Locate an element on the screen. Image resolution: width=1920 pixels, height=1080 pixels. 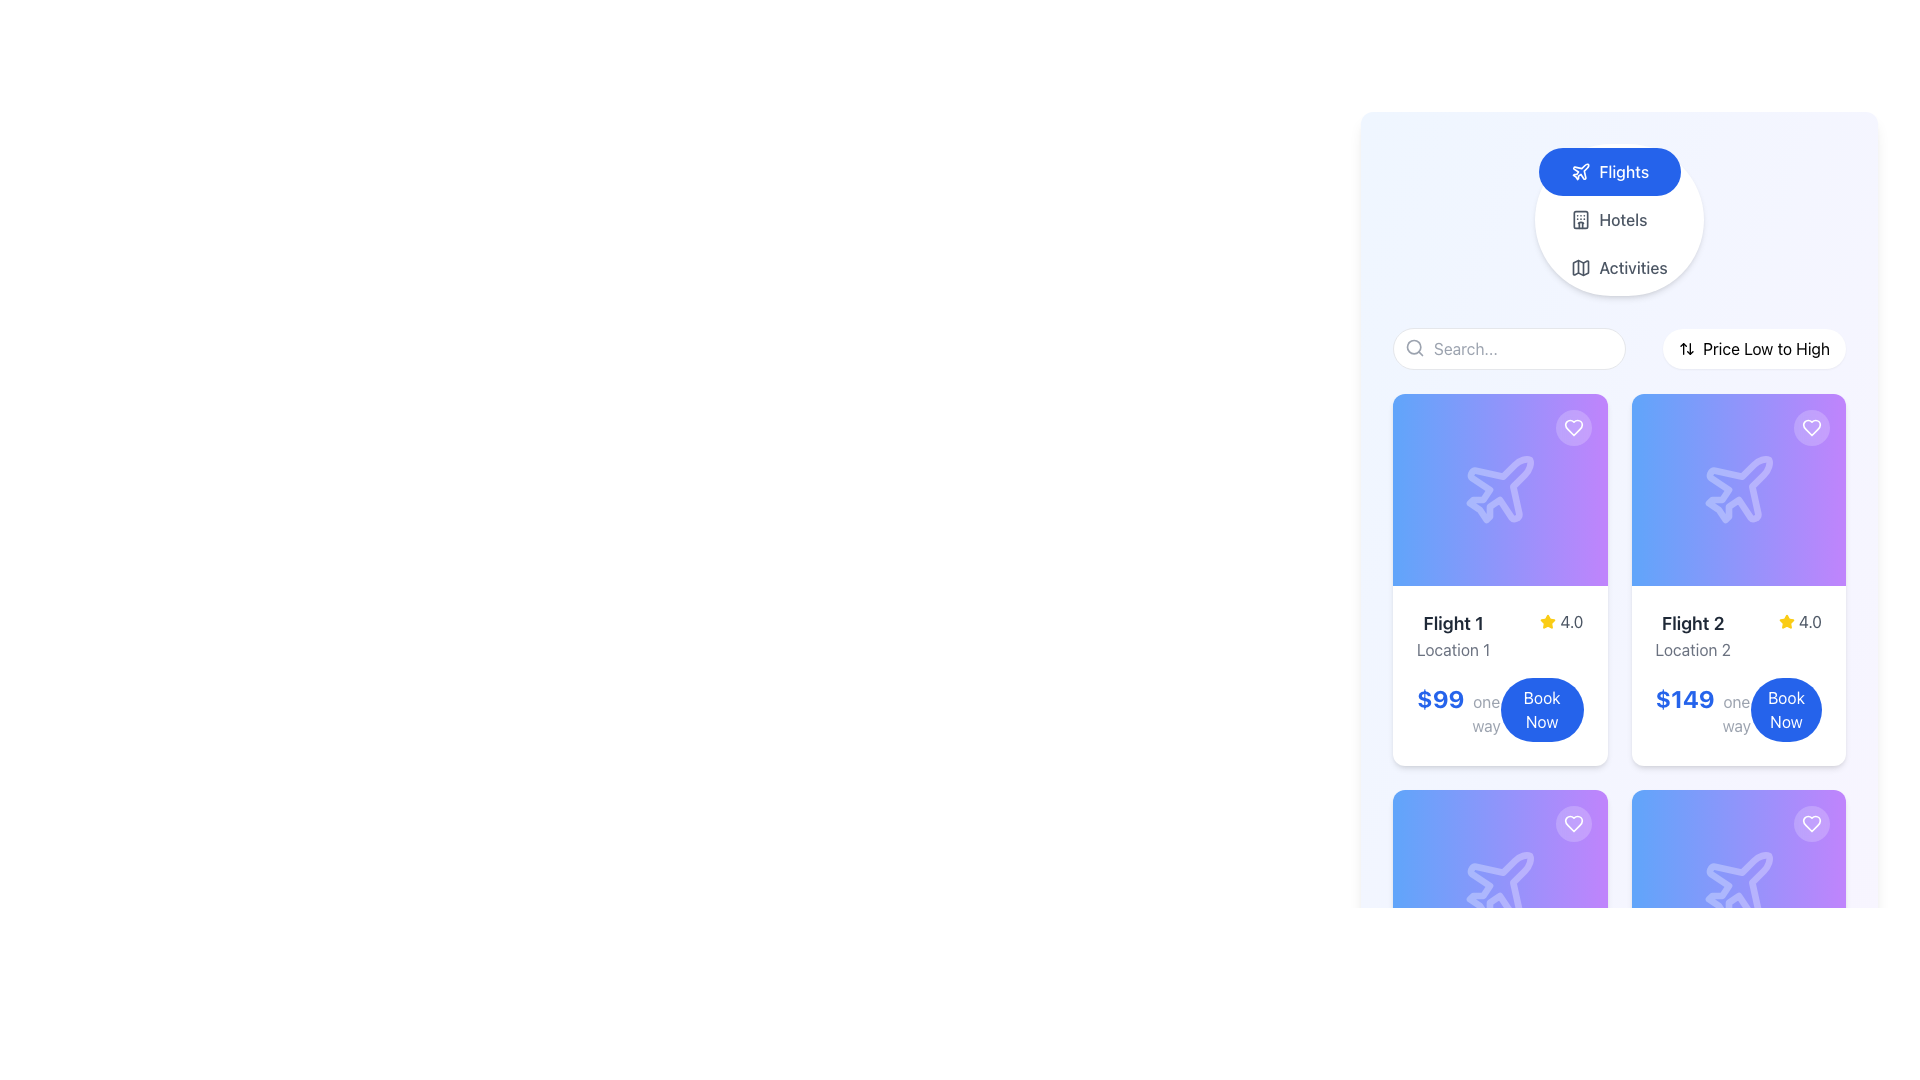
the flight icon located at the center of the second card in the list, which is positioned below the header tabs for 'Flights', 'Hotels', and 'Activities' is located at coordinates (1737, 489).